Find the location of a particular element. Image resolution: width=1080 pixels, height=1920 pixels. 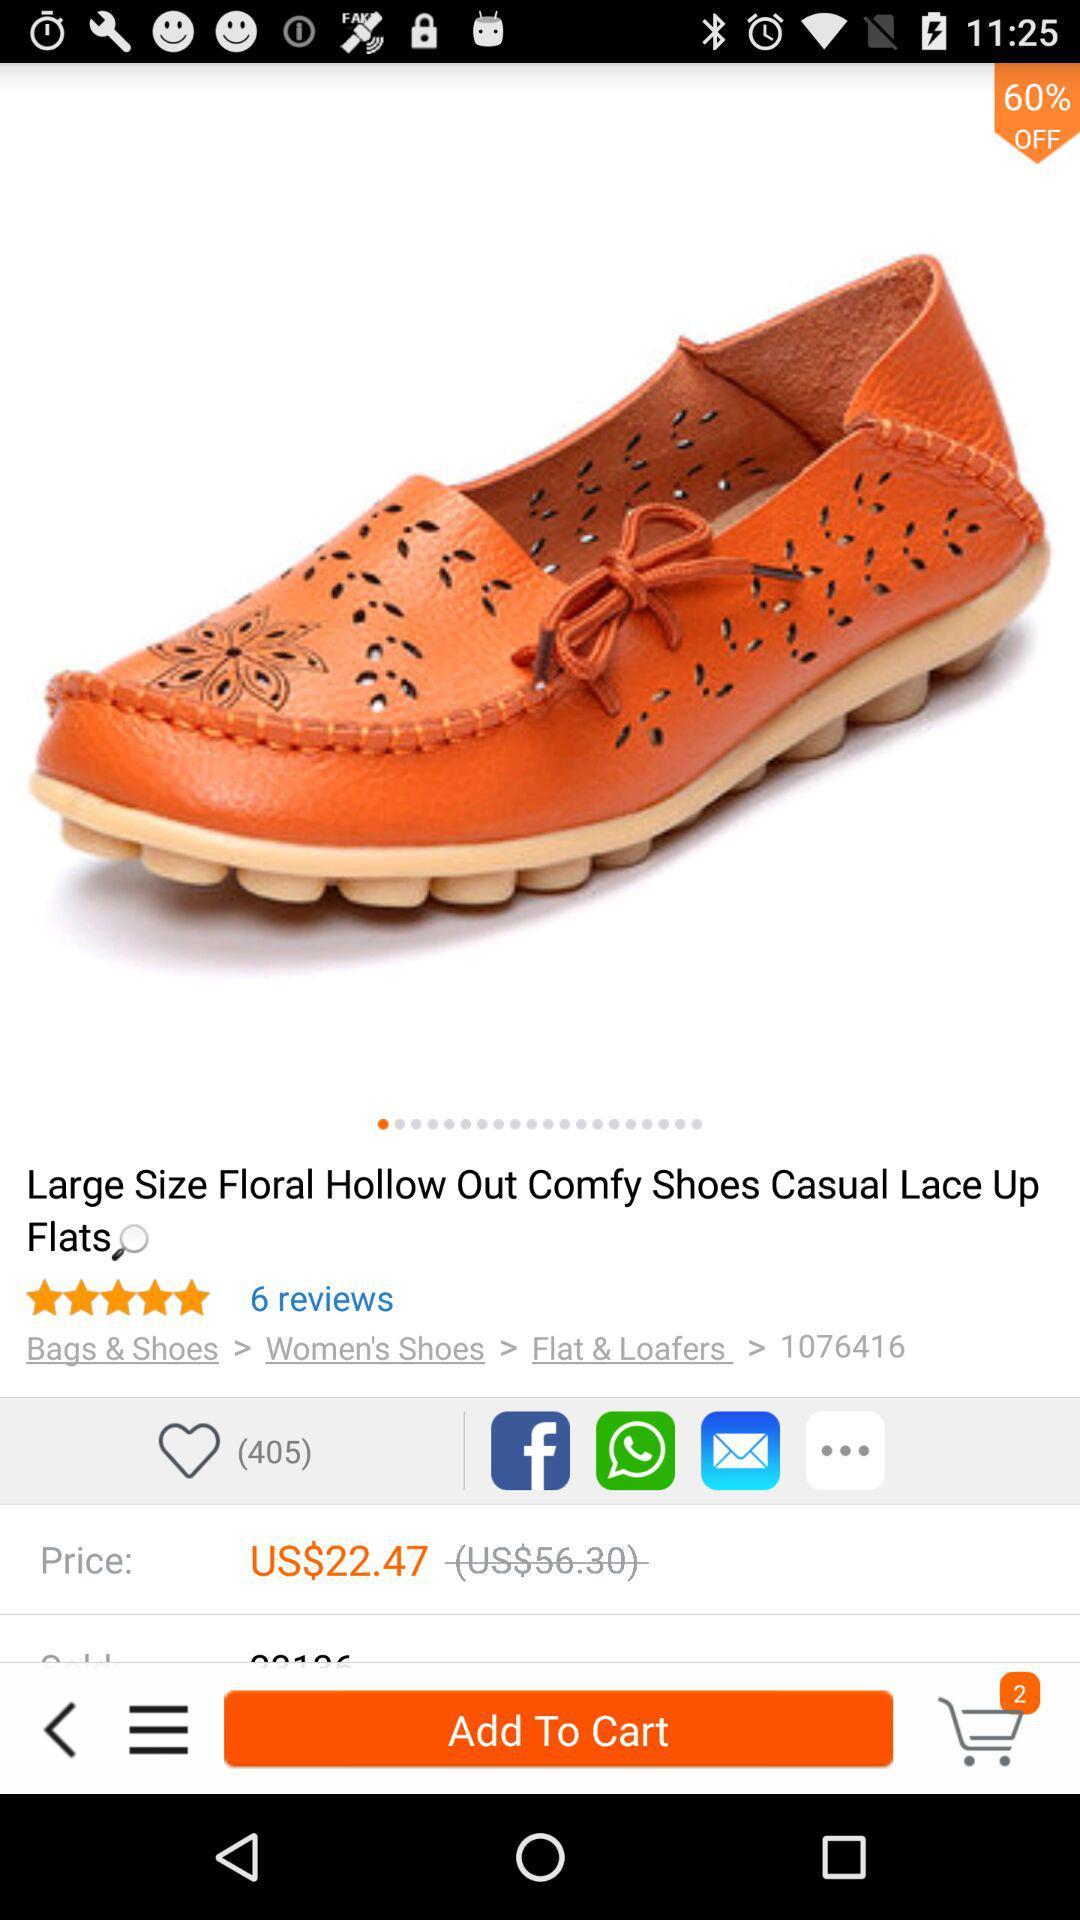

switch image view is located at coordinates (514, 1124).